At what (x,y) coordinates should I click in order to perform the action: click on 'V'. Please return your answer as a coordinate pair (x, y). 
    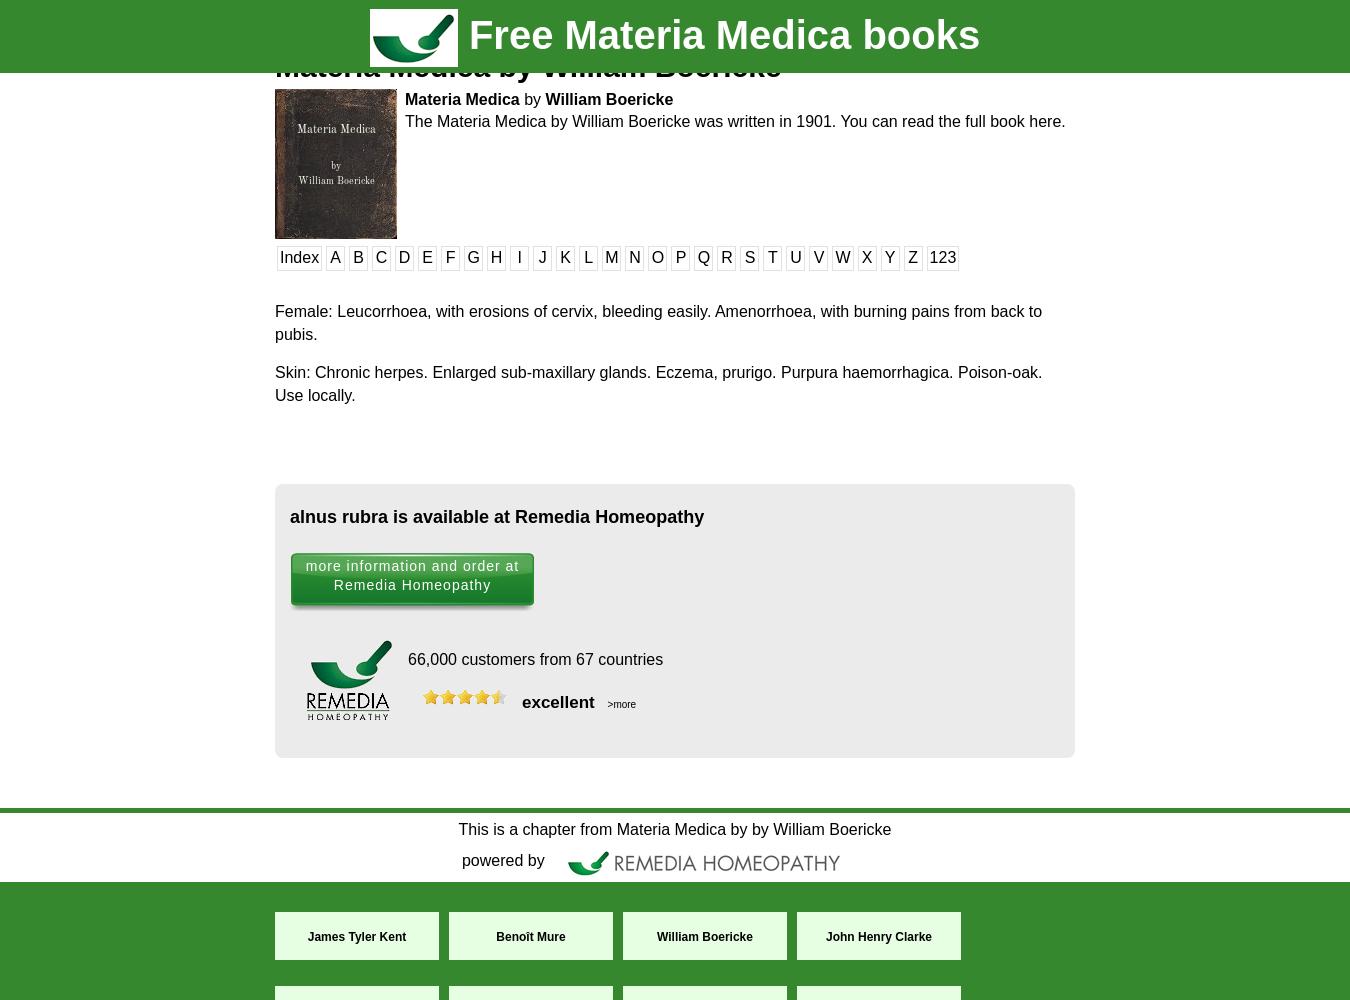
    Looking at the image, I should click on (818, 257).